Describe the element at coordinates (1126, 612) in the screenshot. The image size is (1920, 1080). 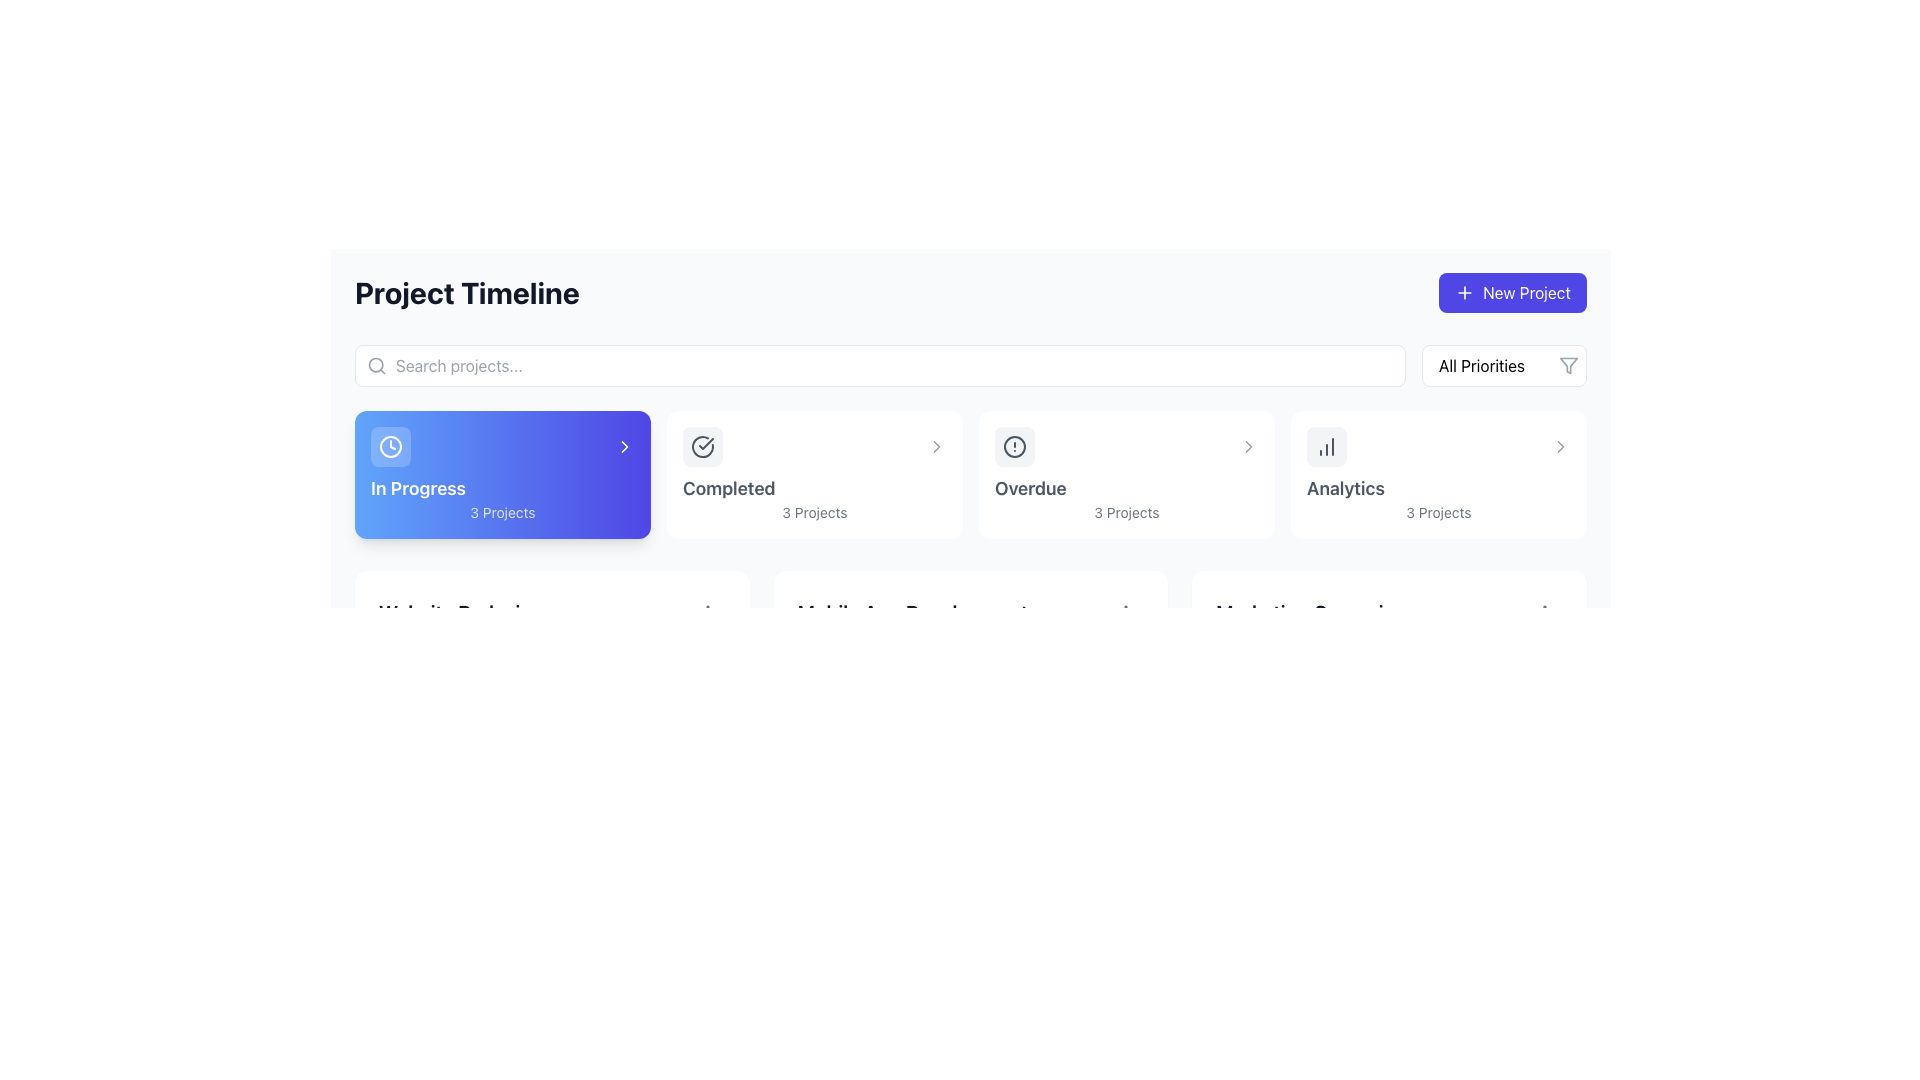
I see `the vertical ellipsis icon located at the bottom-right of the 'Analytics' section to access related functionalities` at that location.